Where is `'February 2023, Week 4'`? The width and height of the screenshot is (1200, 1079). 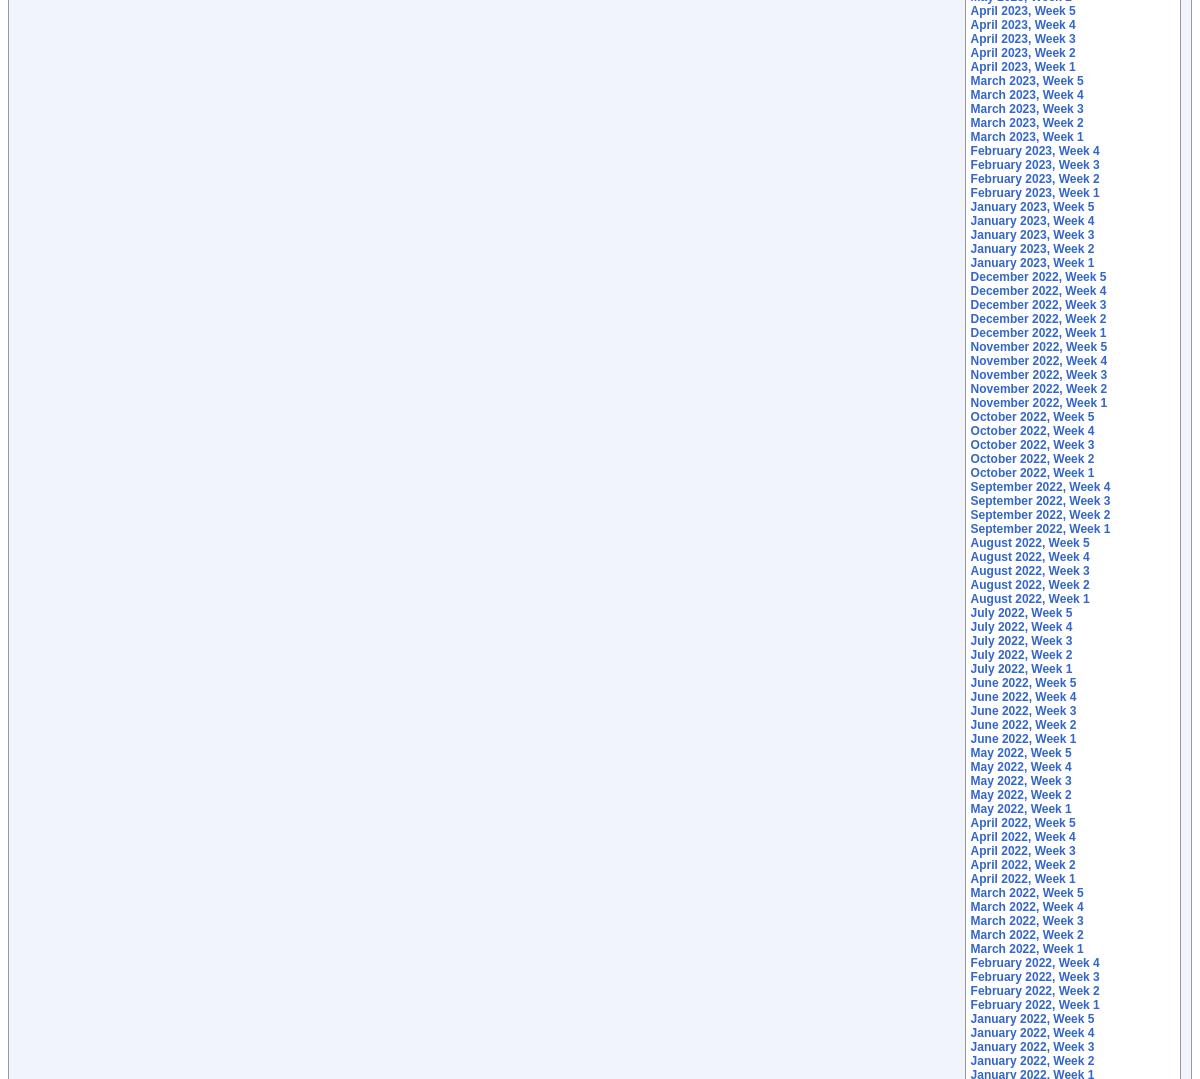
'February 2023, Week 4' is located at coordinates (969, 149).